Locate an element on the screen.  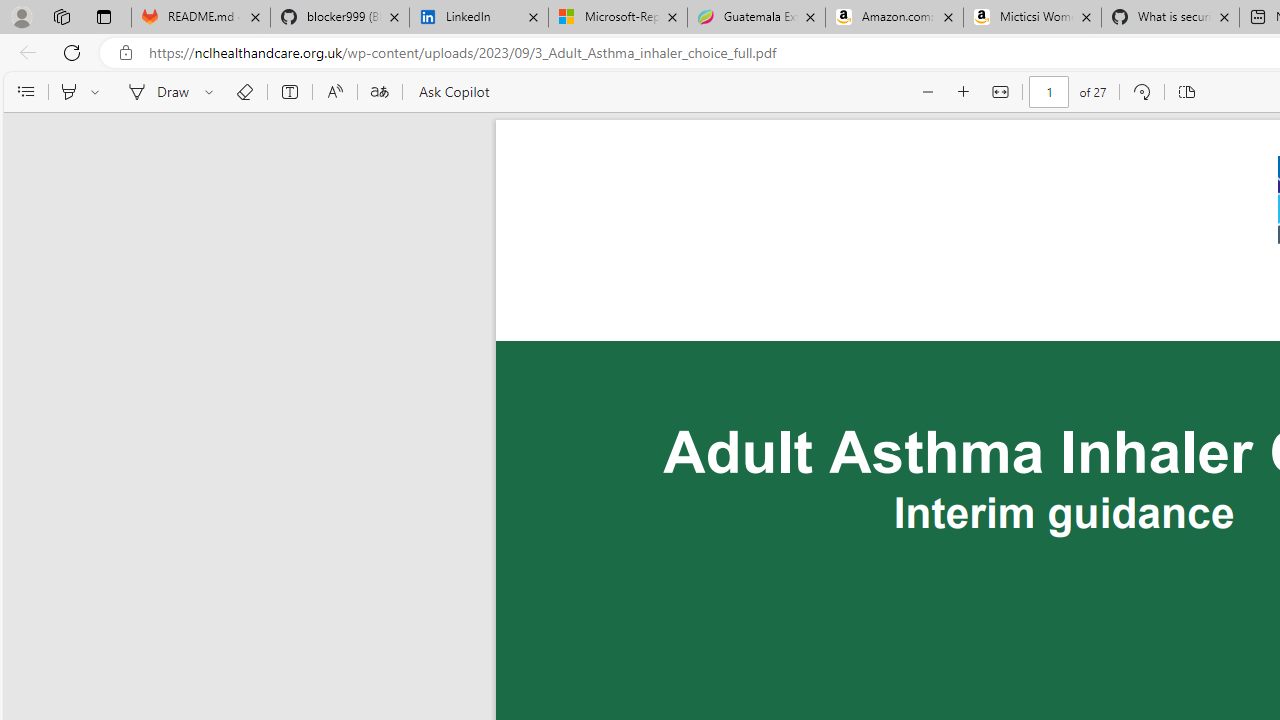
'Rotate (Ctrl+])' is located at coordinates (1141, 92).